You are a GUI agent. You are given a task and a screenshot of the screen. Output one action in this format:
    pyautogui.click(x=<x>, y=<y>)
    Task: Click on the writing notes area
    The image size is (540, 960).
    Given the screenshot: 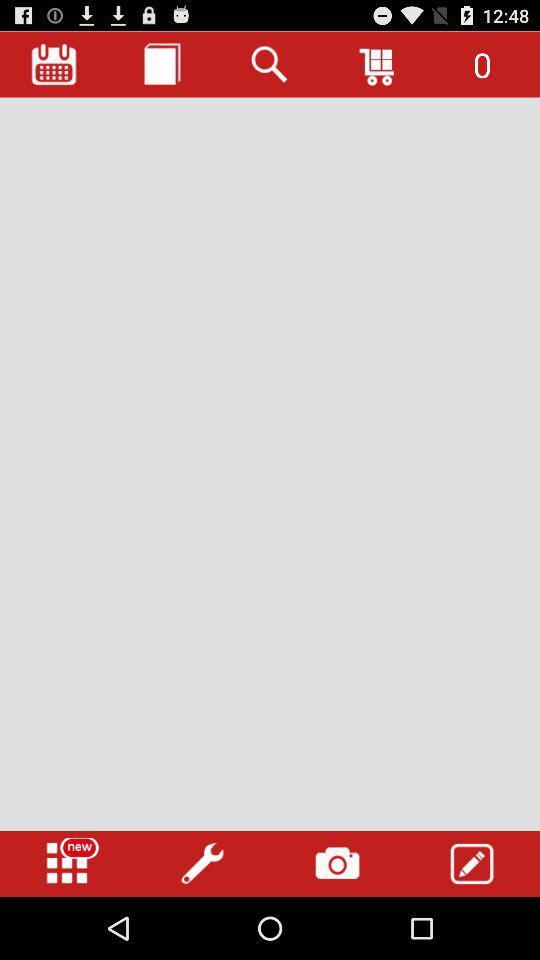 What is the action you would take?
    pyautogui.click(x=270, y=464)
    